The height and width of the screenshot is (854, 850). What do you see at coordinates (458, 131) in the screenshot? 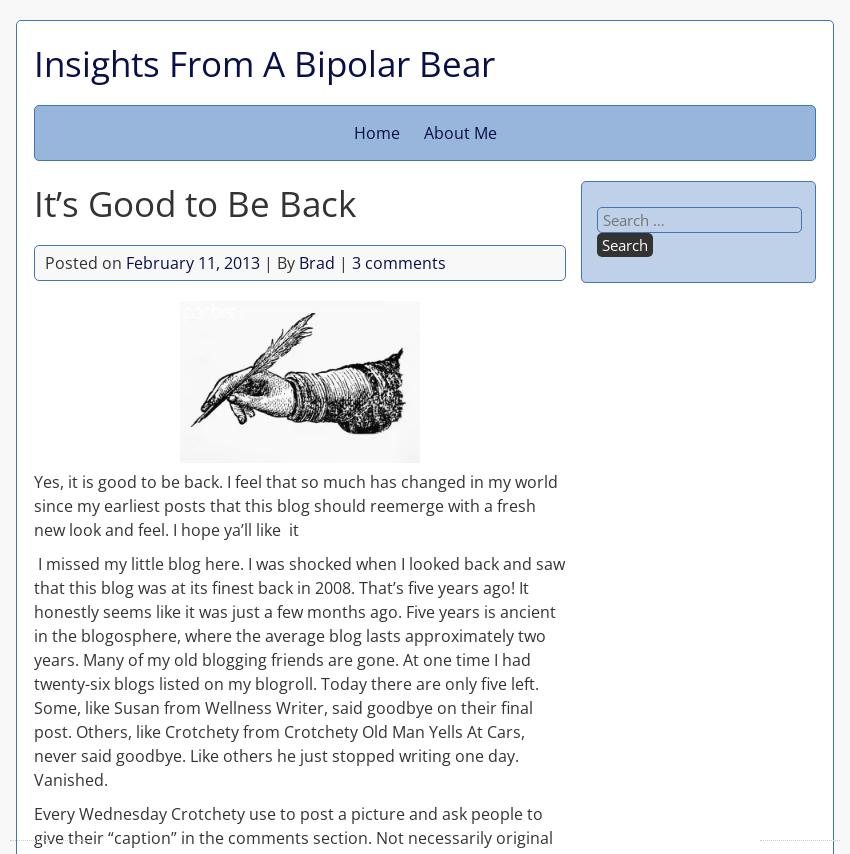
I see `'About Me'` at bounding box center [458, 131].